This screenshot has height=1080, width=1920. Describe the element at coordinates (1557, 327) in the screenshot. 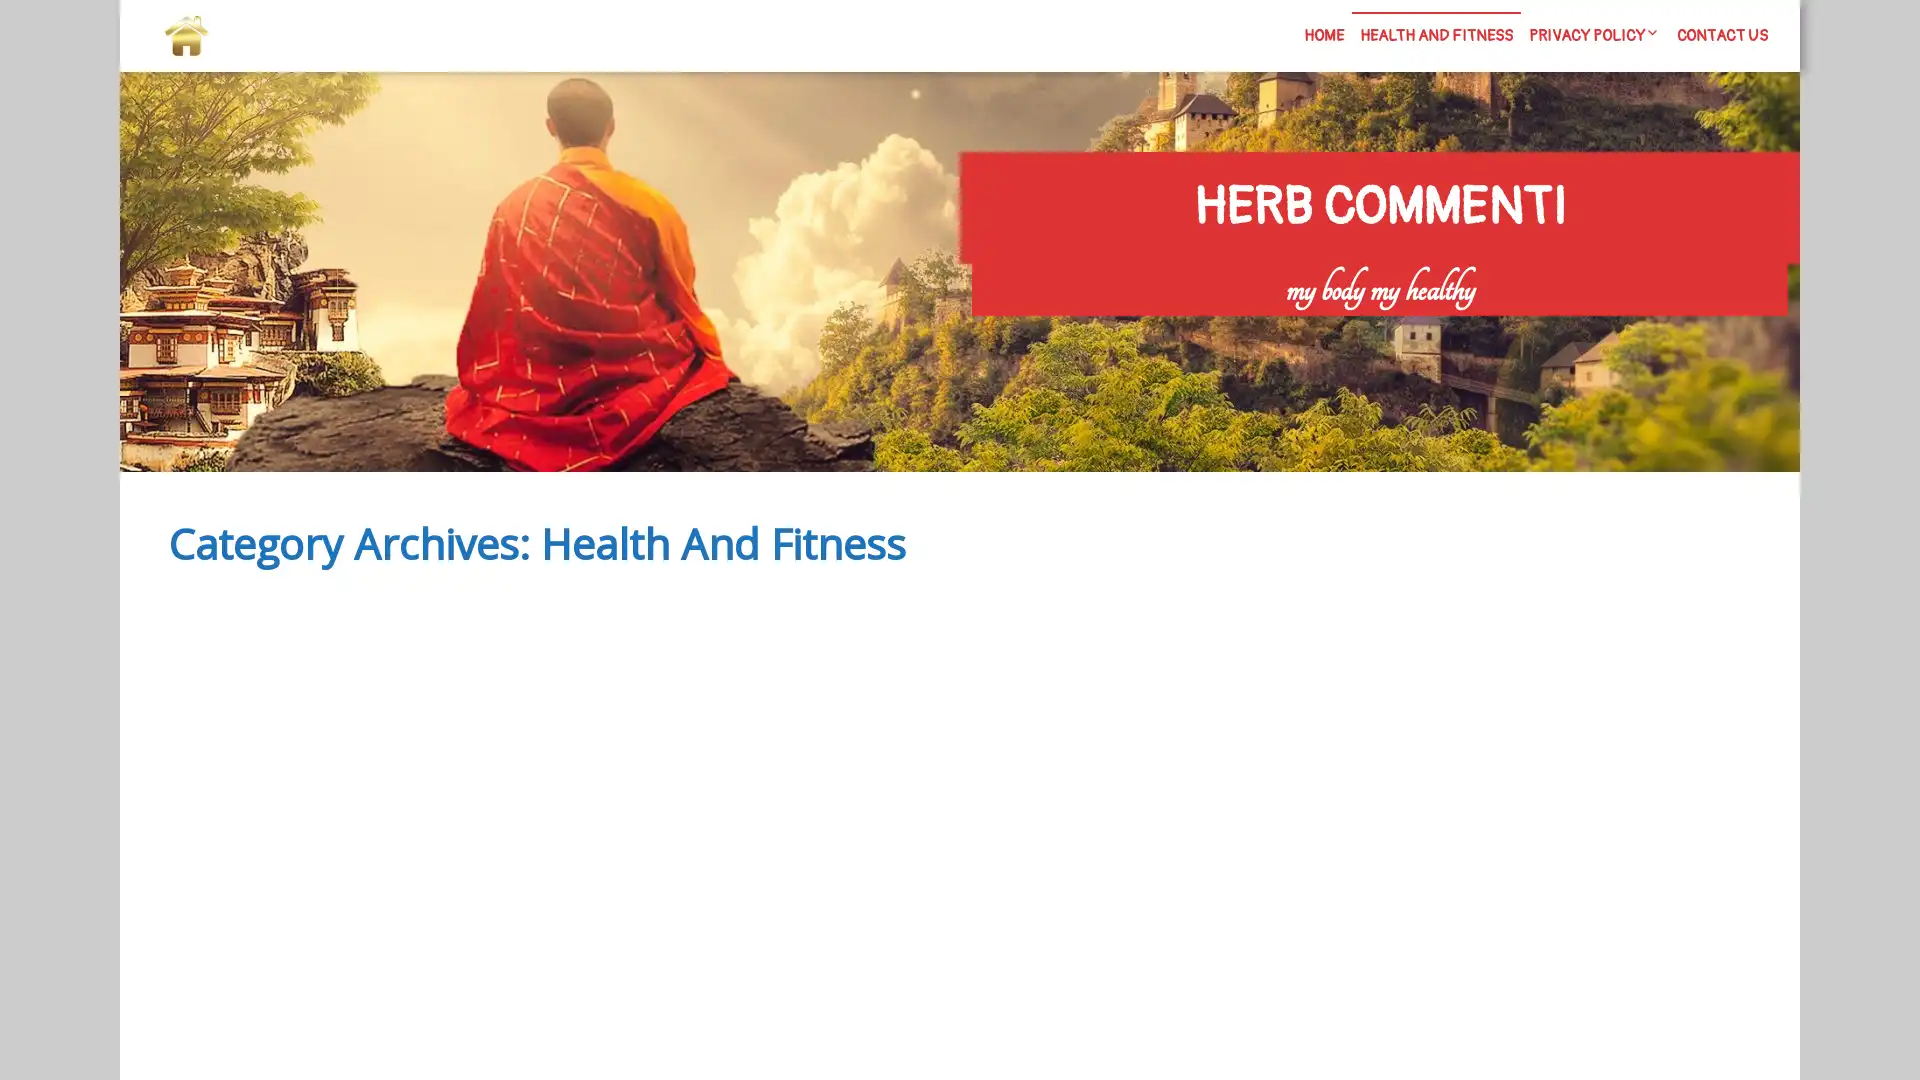

I see `Search` at that location.